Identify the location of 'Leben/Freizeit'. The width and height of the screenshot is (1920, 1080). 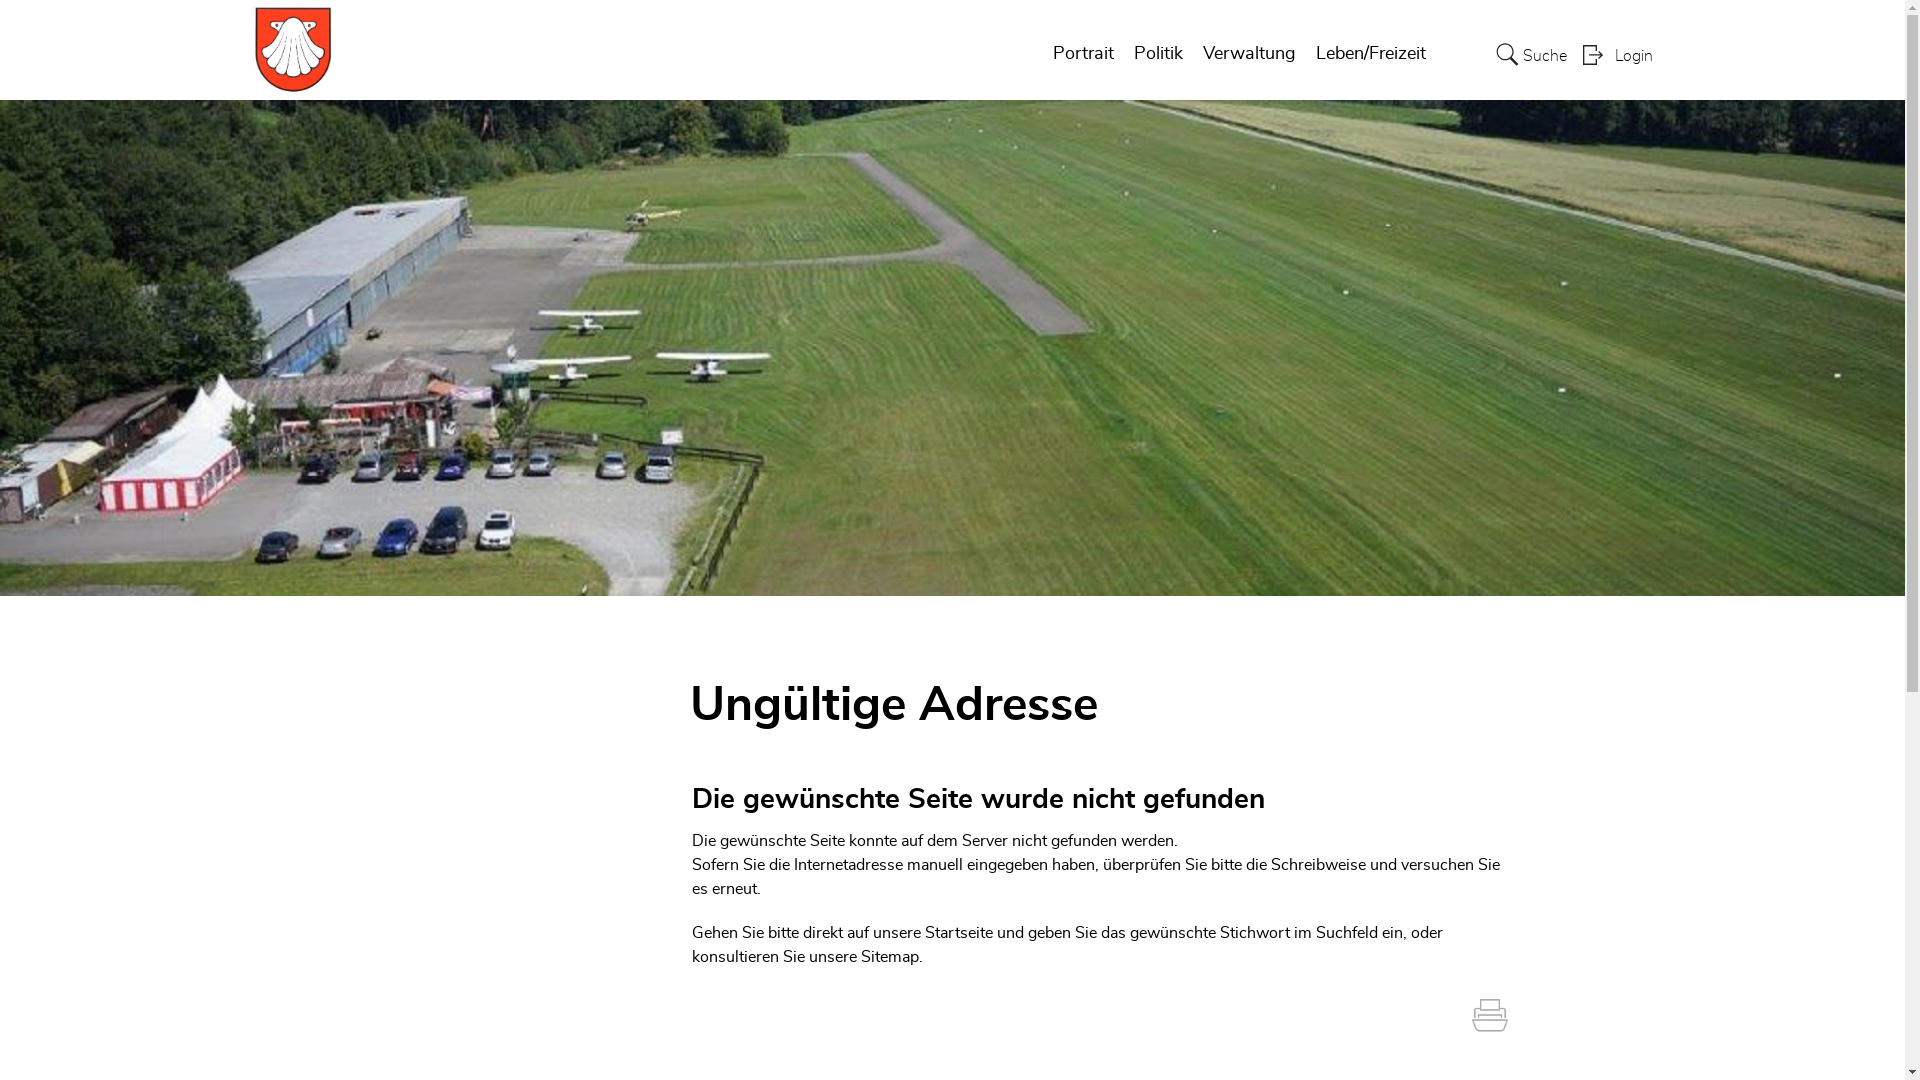
(1370, 53).